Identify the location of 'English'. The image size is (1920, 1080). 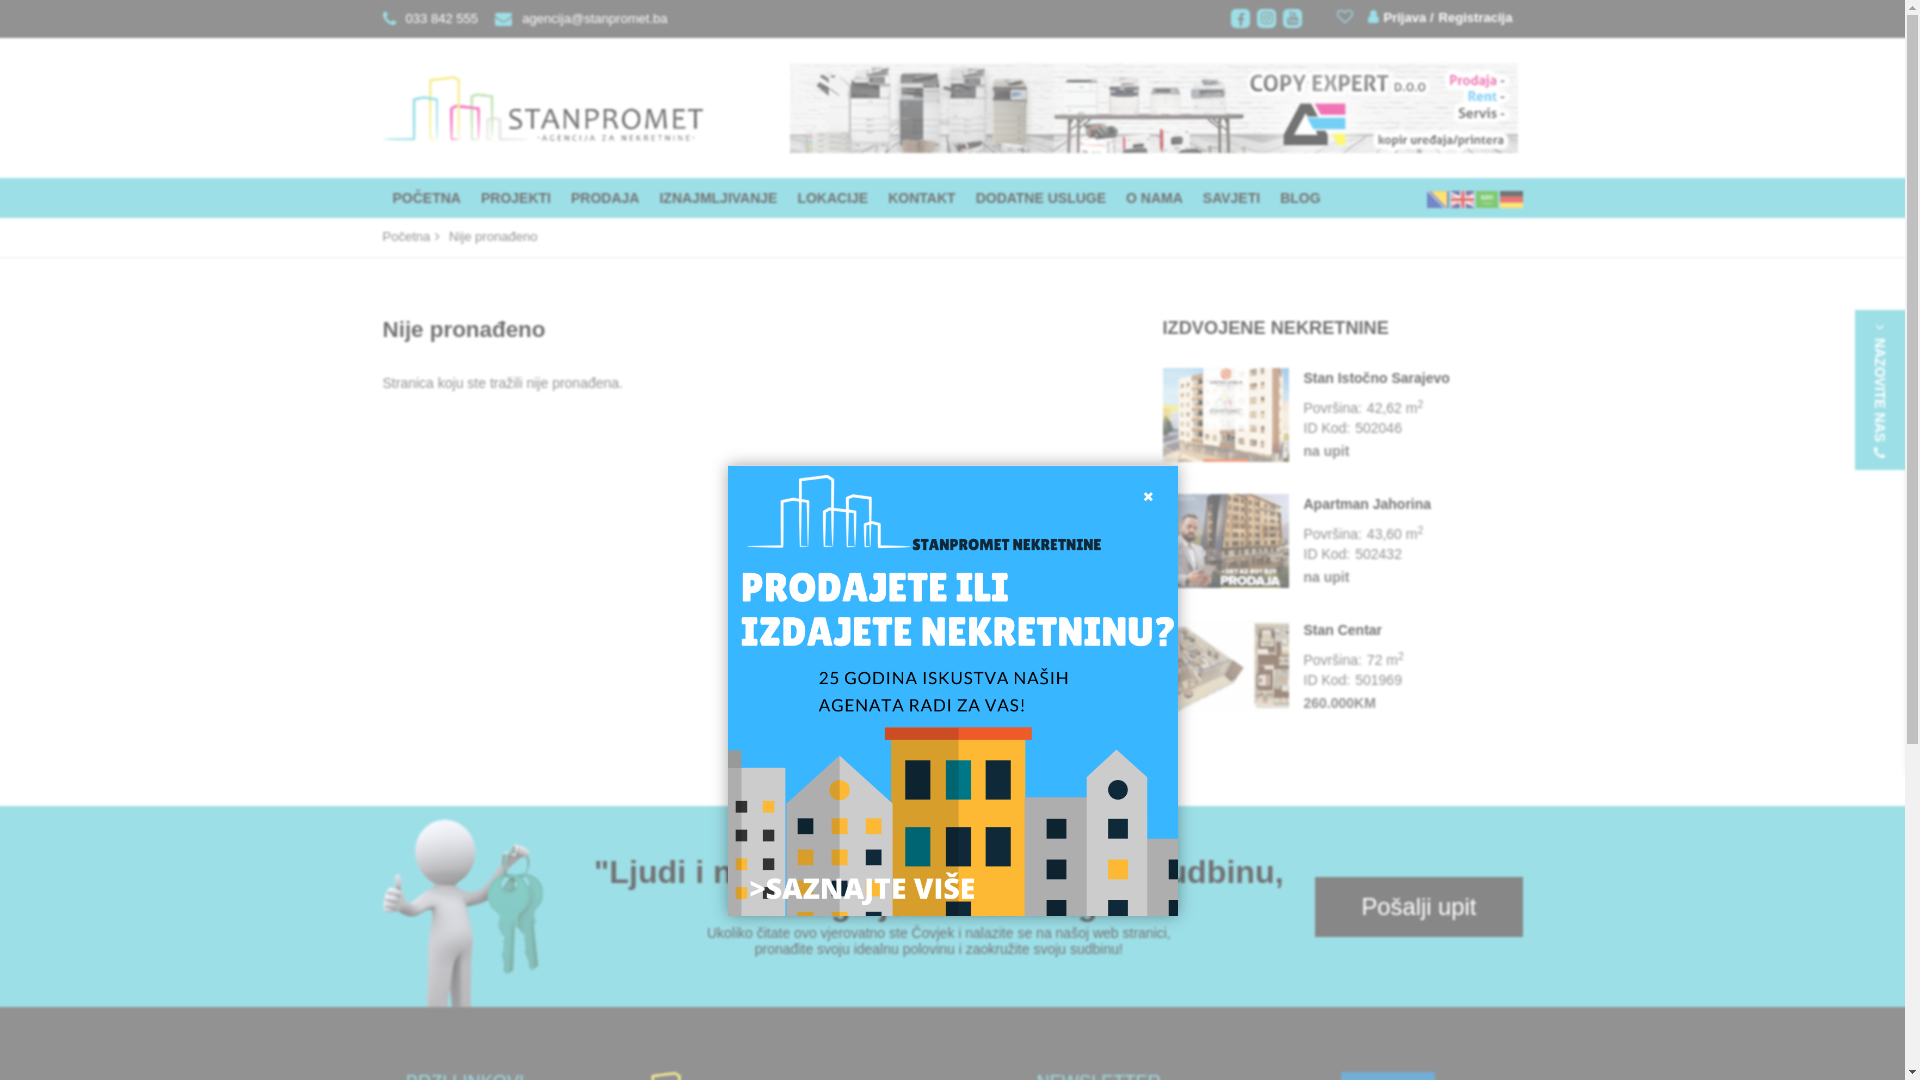
(1462, 197).